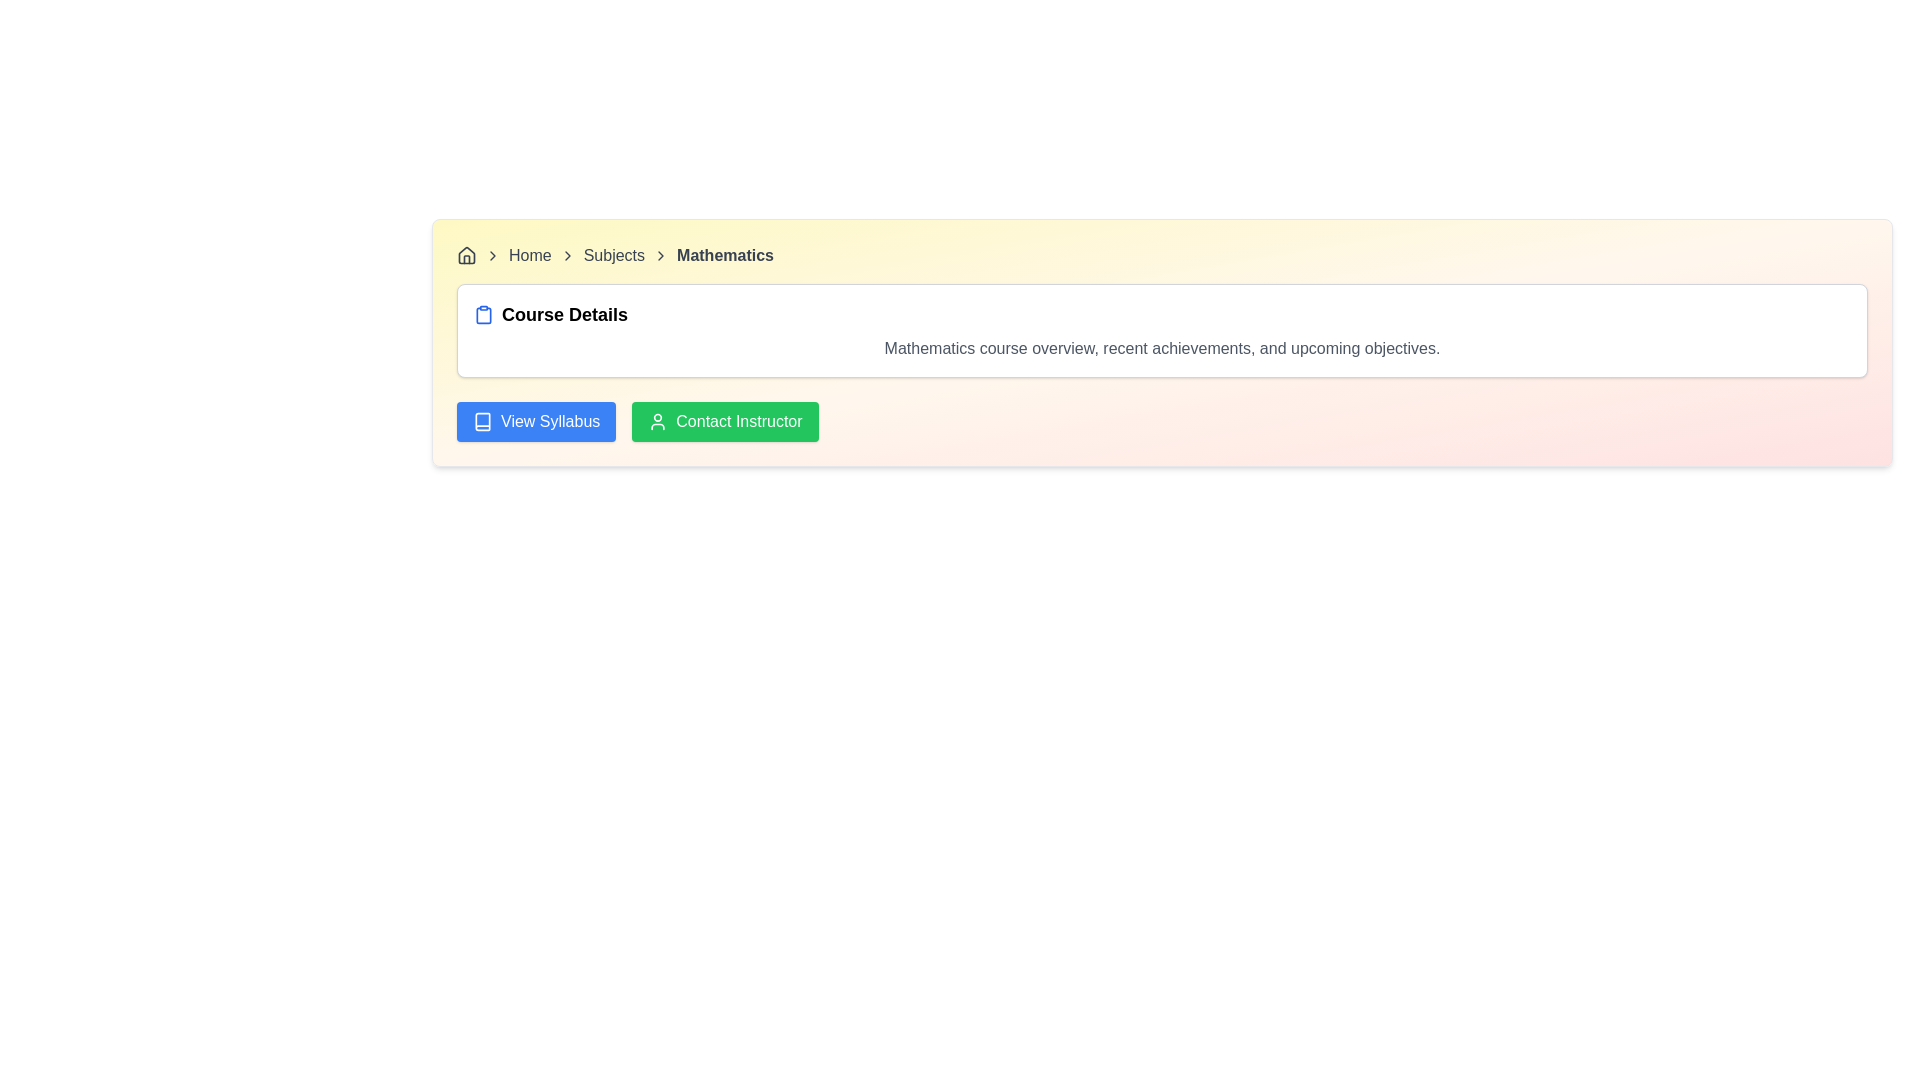  I want to click on the 'View Syllabus' button, which contains a minimalistic SVG book icon styled as a book, located at the bottom-left of the course details section, so click(483, 420).